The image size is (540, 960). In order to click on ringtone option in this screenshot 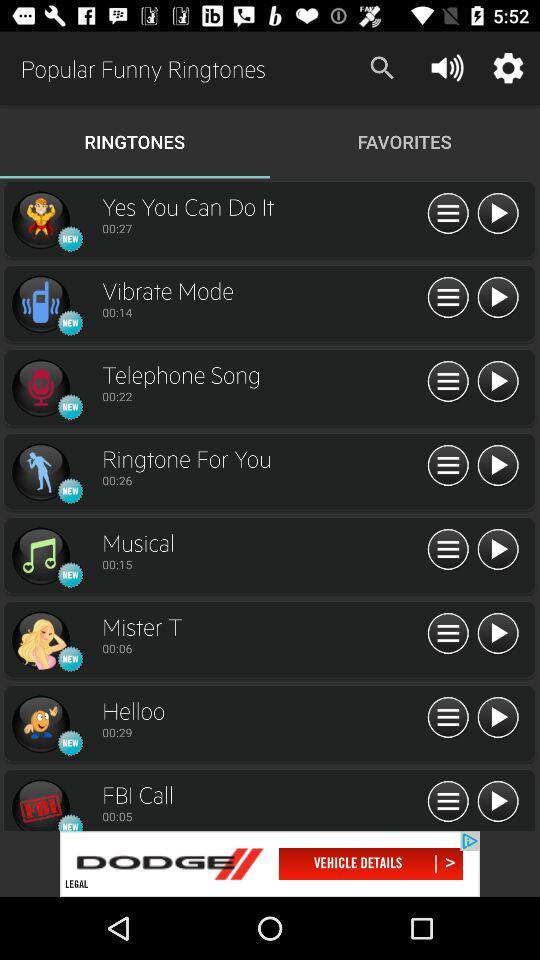, I will do `click(40, 472)`.